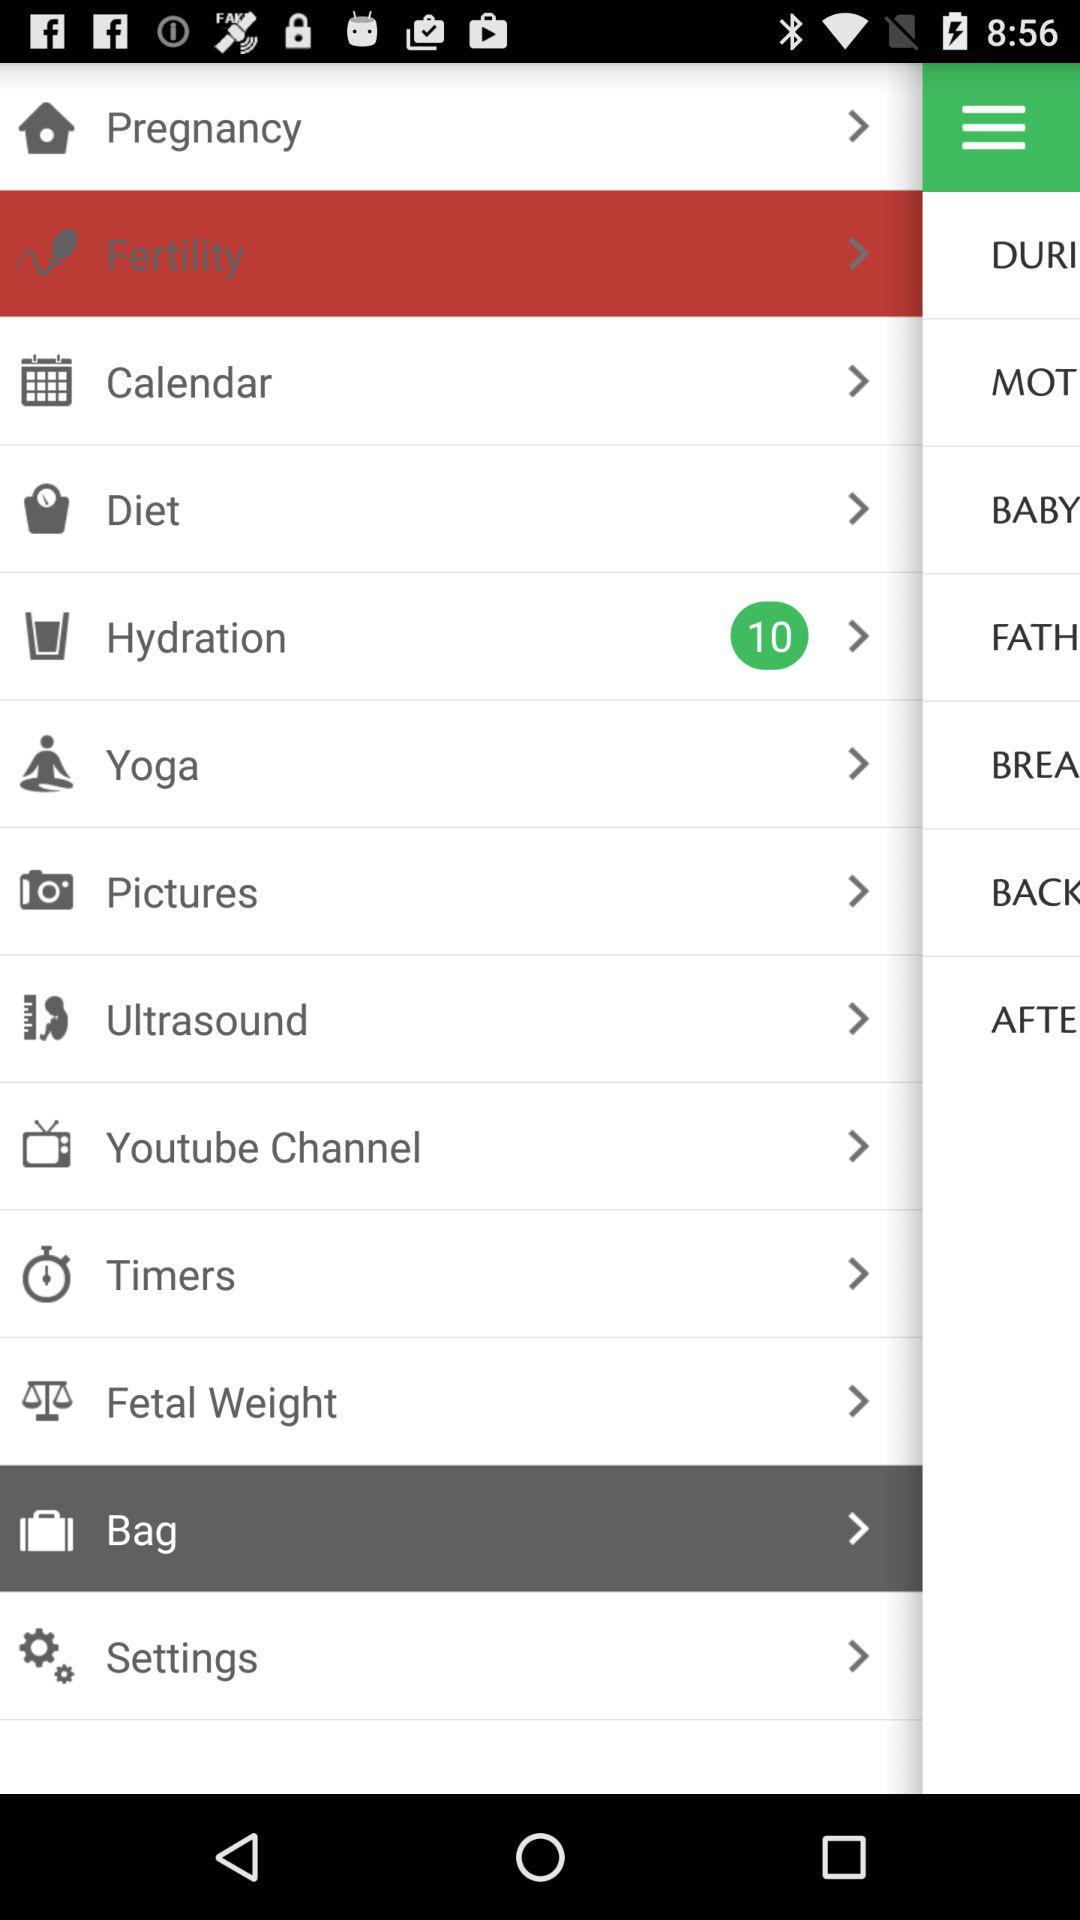  What do you see at coordinates (857, 1018) in the screenshot?
I see `the app next to after some time` at bounding box center [857, 1018].